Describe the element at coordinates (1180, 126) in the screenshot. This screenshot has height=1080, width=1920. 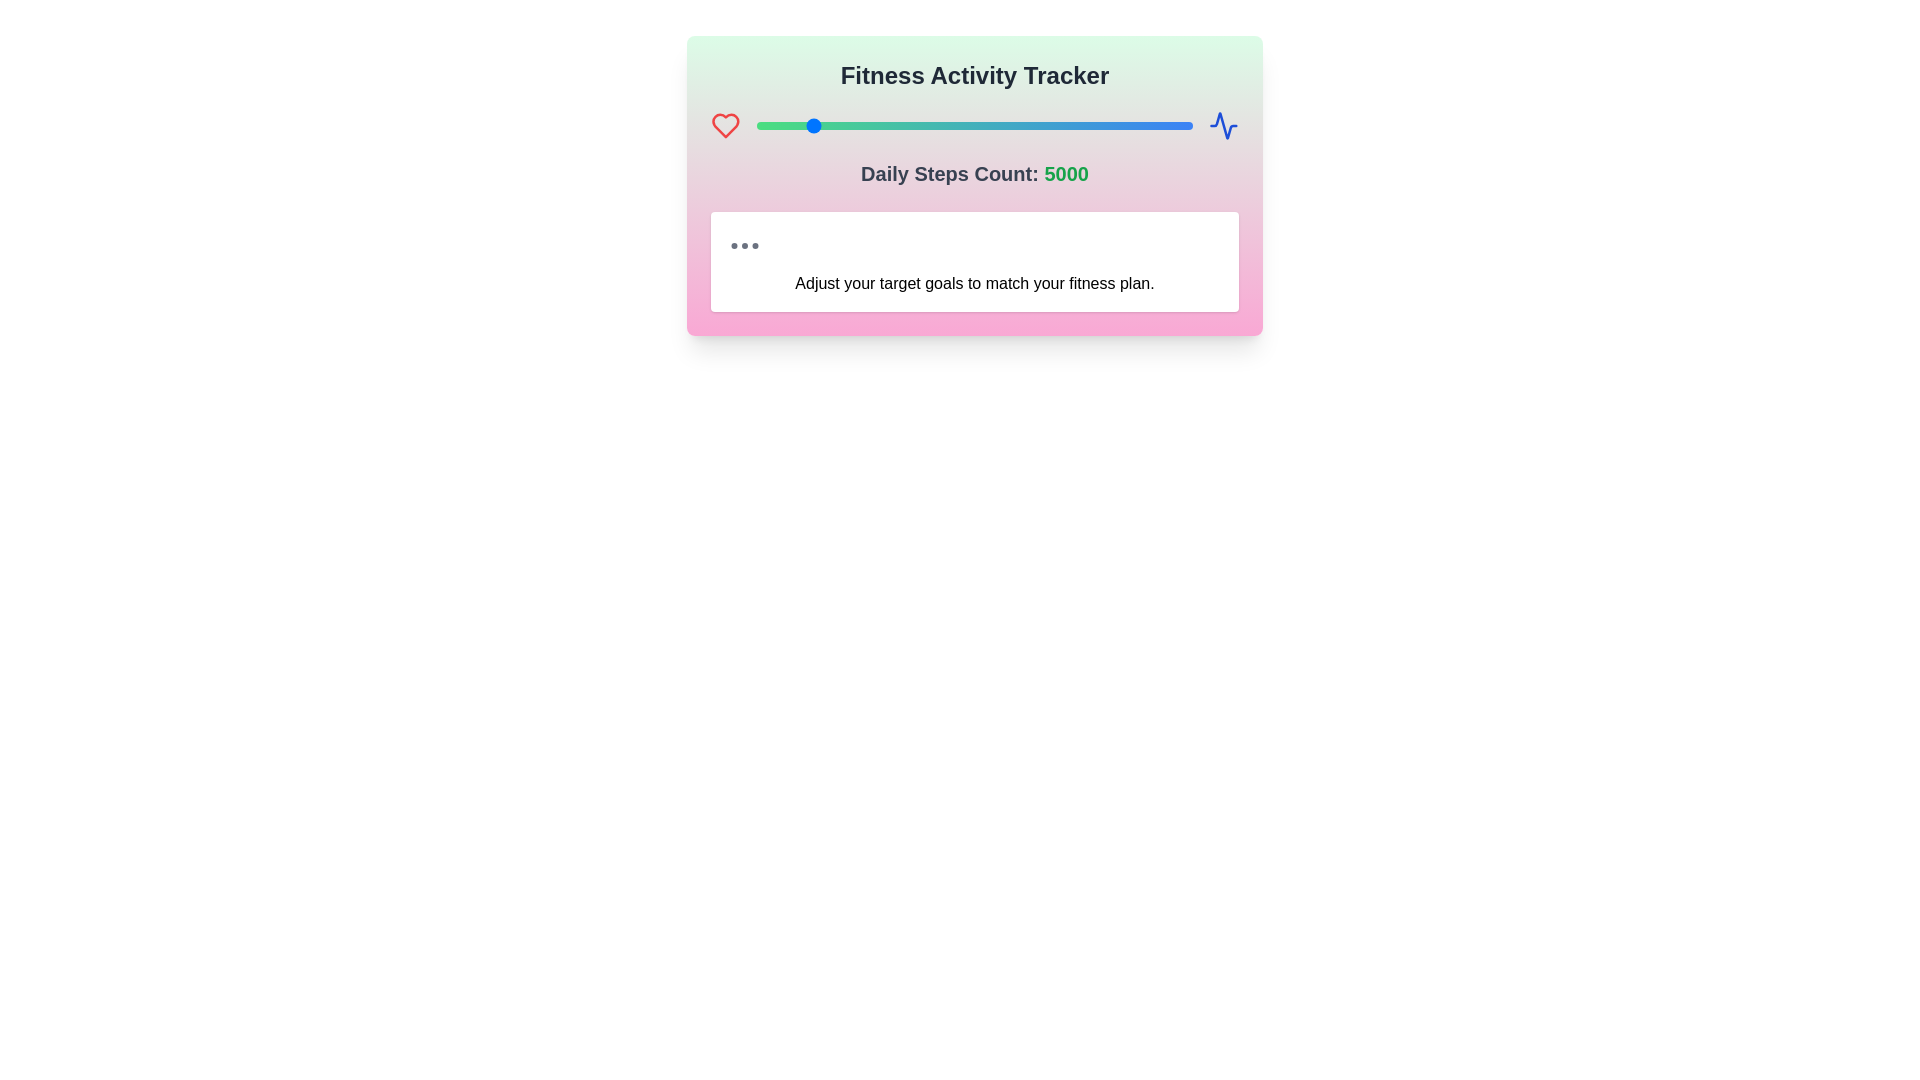
I see `the steps count to 19498 using the slider` at that location.